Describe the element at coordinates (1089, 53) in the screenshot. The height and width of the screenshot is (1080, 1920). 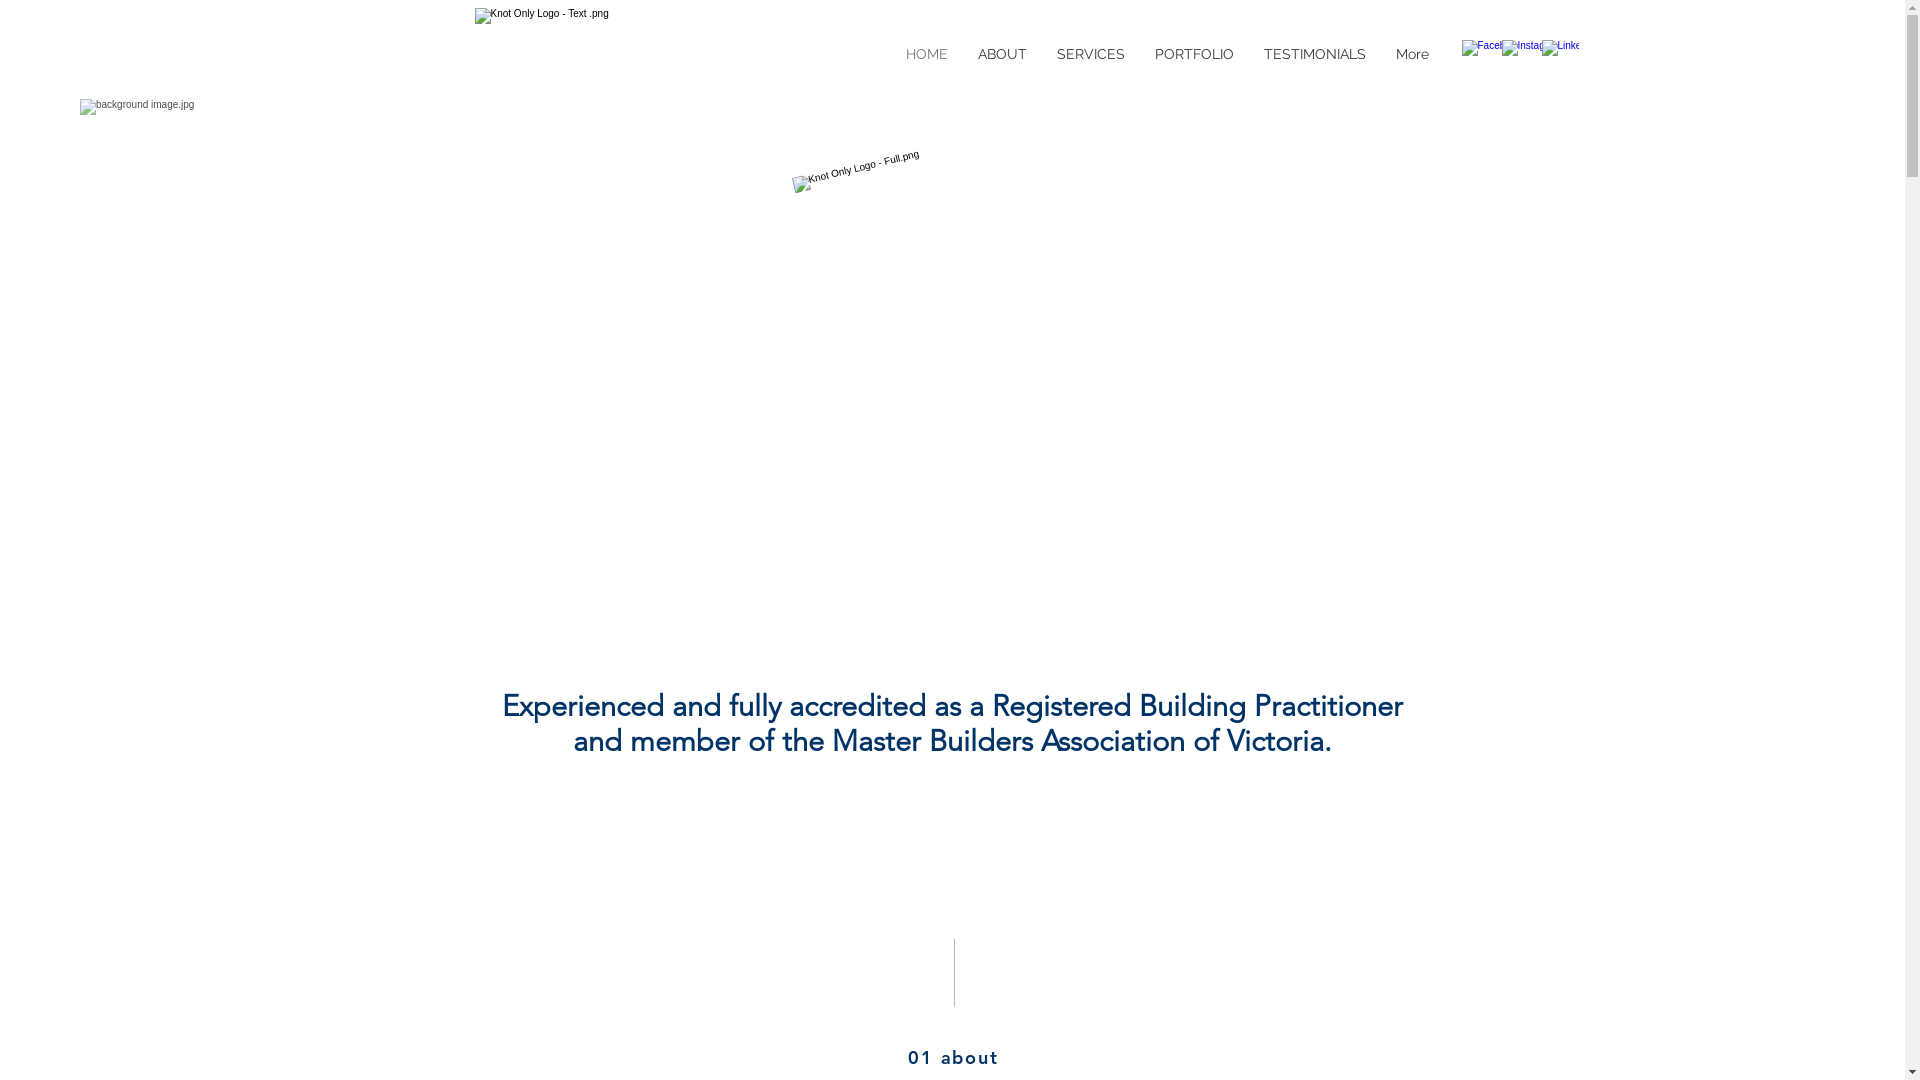
I see `'SERVICES'` at that location.